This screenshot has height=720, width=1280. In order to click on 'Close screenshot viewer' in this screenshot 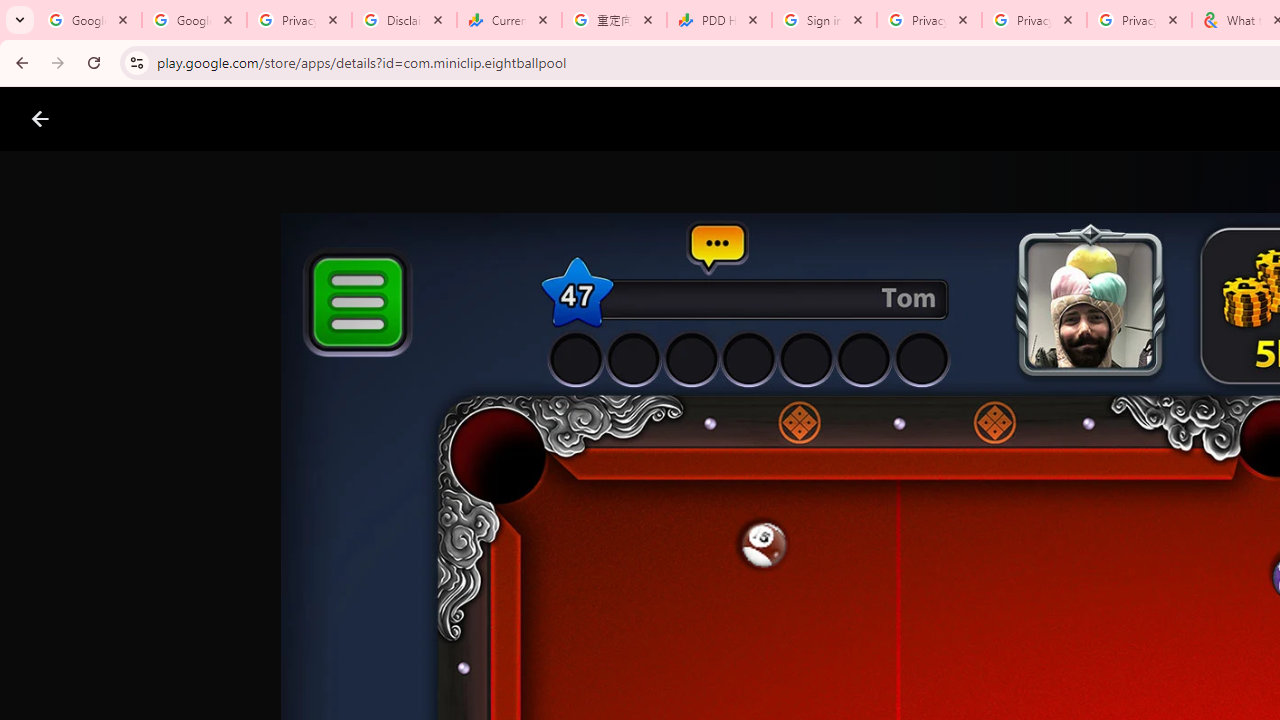, I will do `click(39, 119)`.